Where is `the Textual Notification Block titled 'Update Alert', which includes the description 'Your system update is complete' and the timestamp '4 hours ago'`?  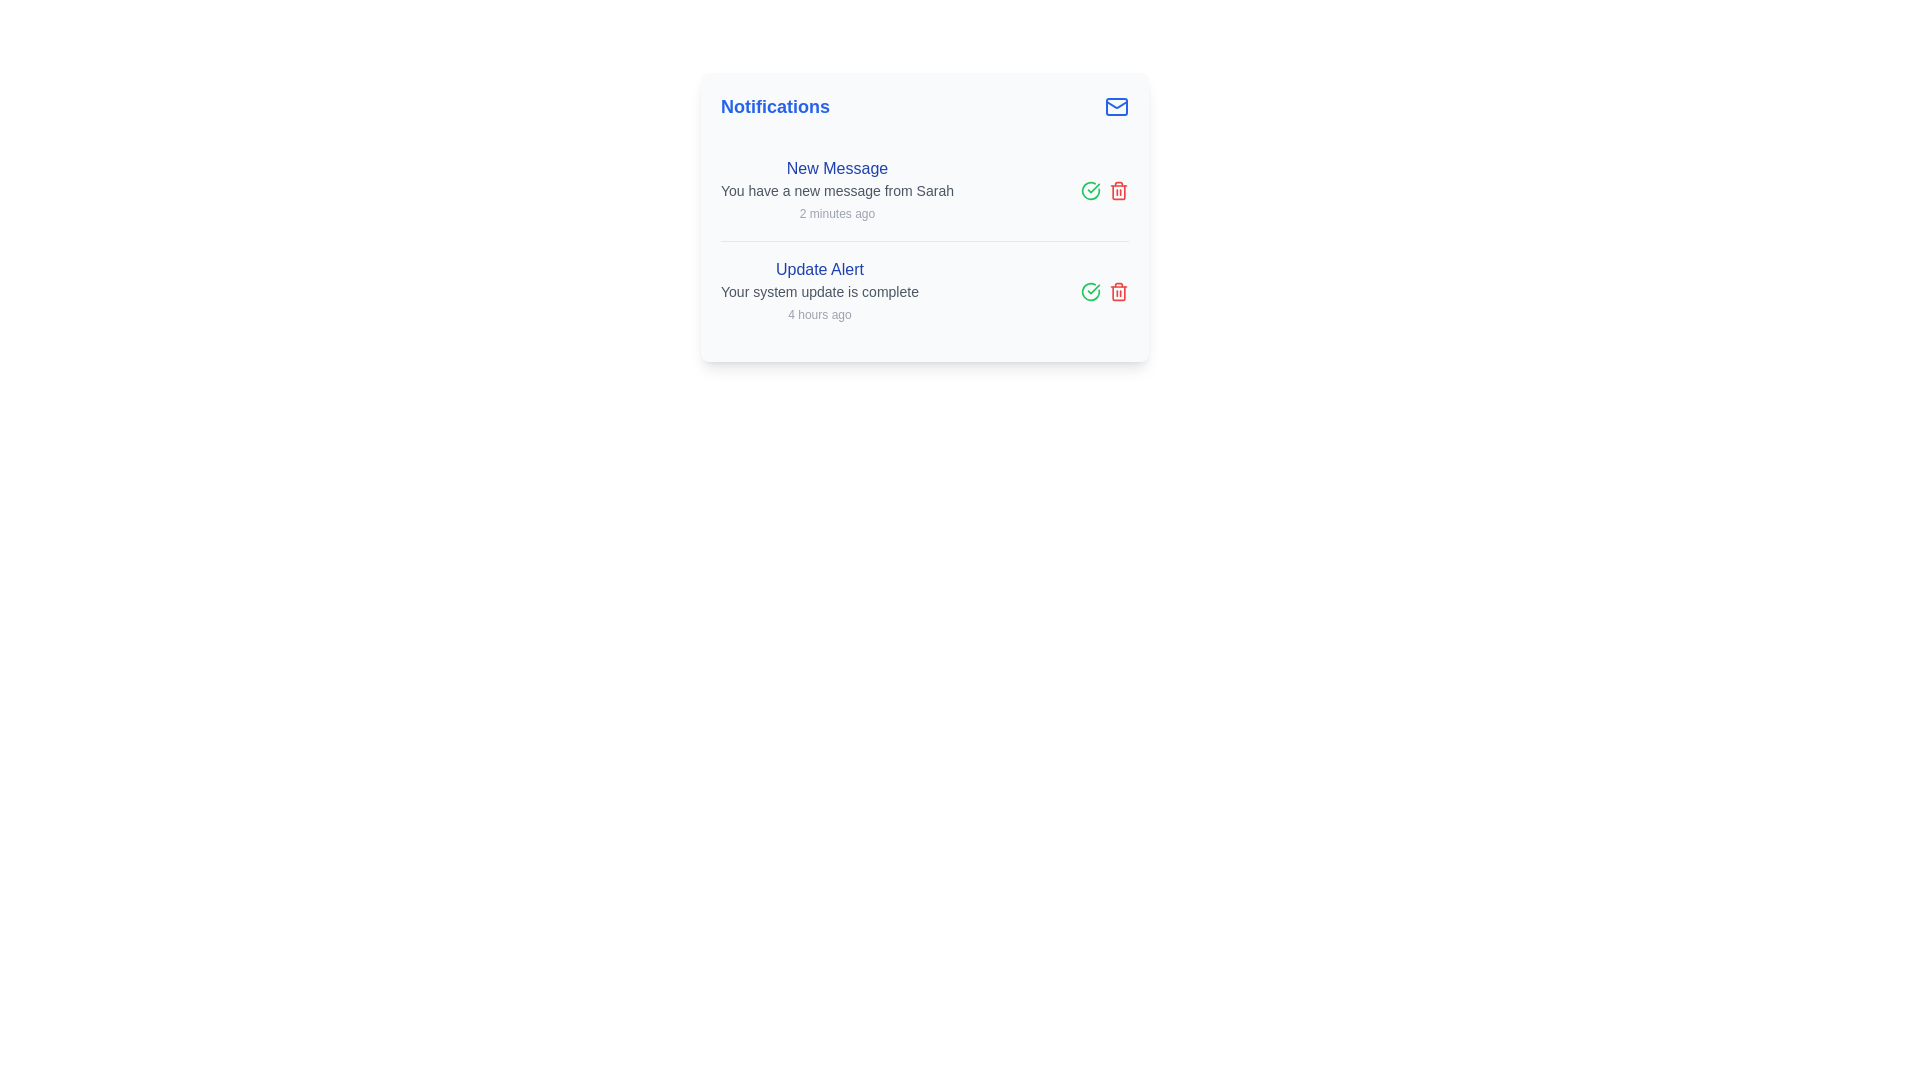 the Textual Notification Block titled 'Update Alert', which includes the description 'Your system update is complete' and the timestamp '4 hours ago' is located at coordinates (820, 292).